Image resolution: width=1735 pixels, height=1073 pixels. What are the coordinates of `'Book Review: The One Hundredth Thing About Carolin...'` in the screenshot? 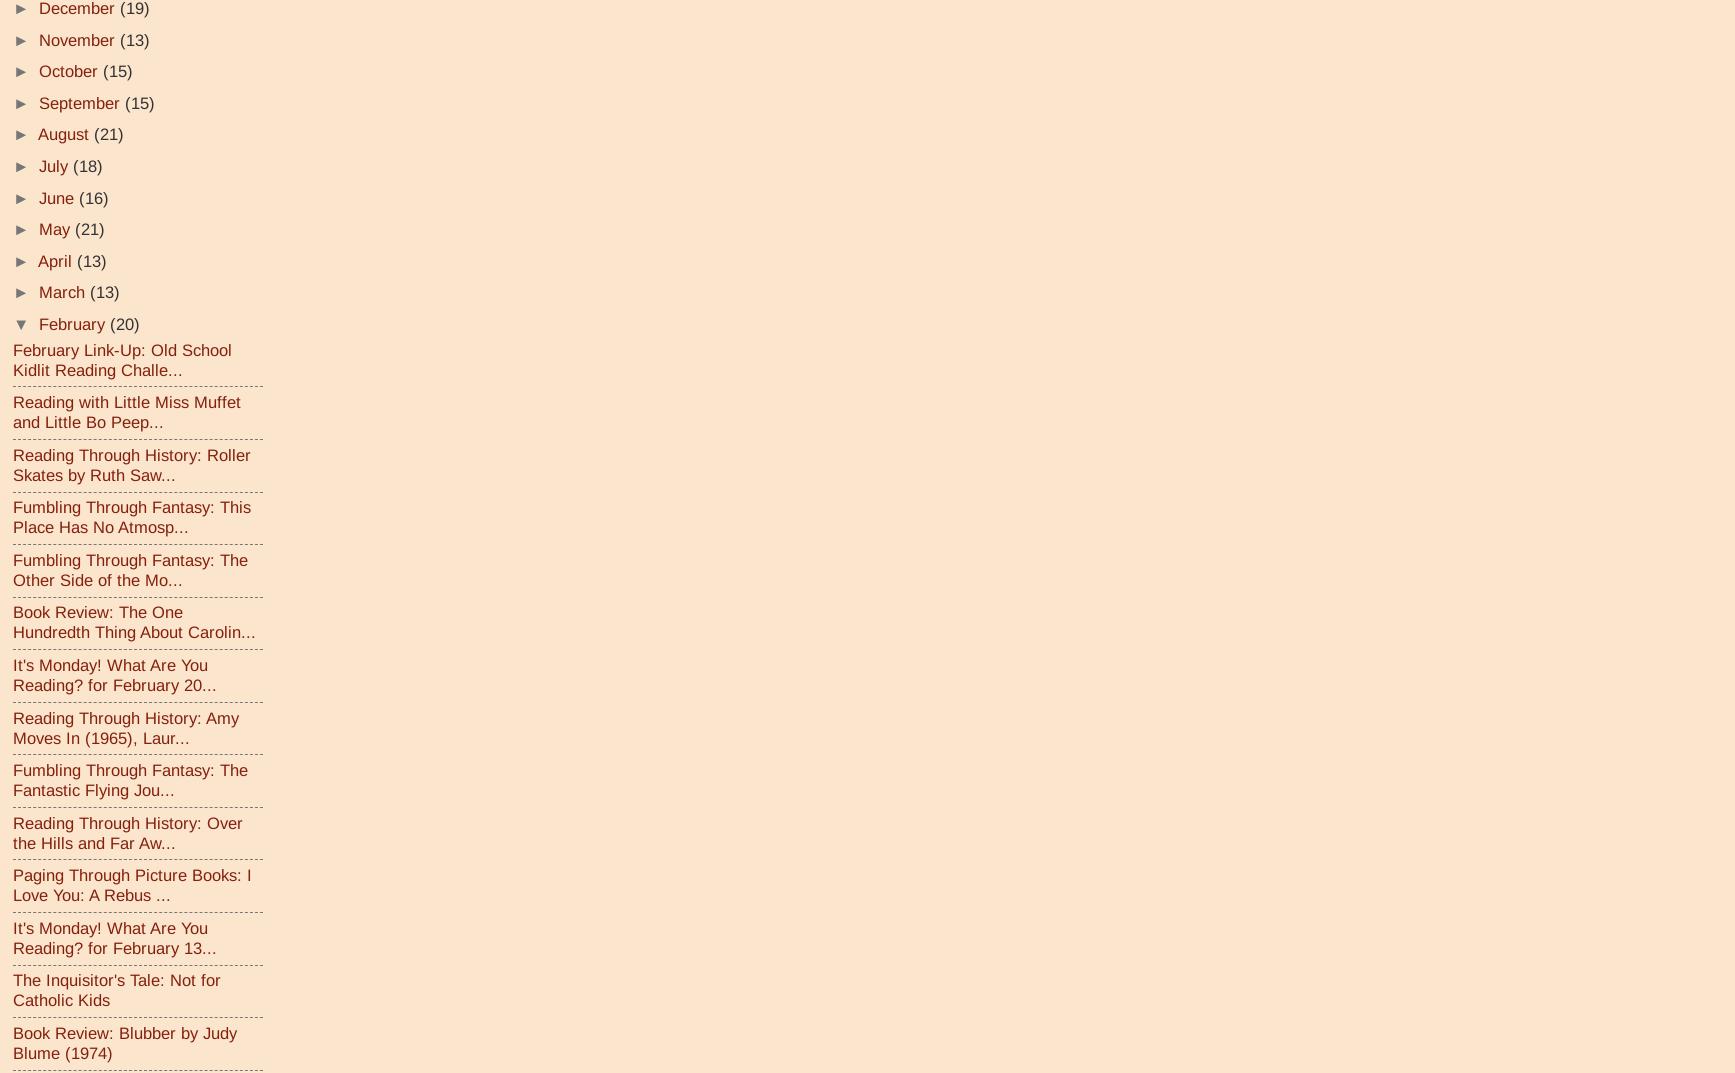 It's located at (134, 621).